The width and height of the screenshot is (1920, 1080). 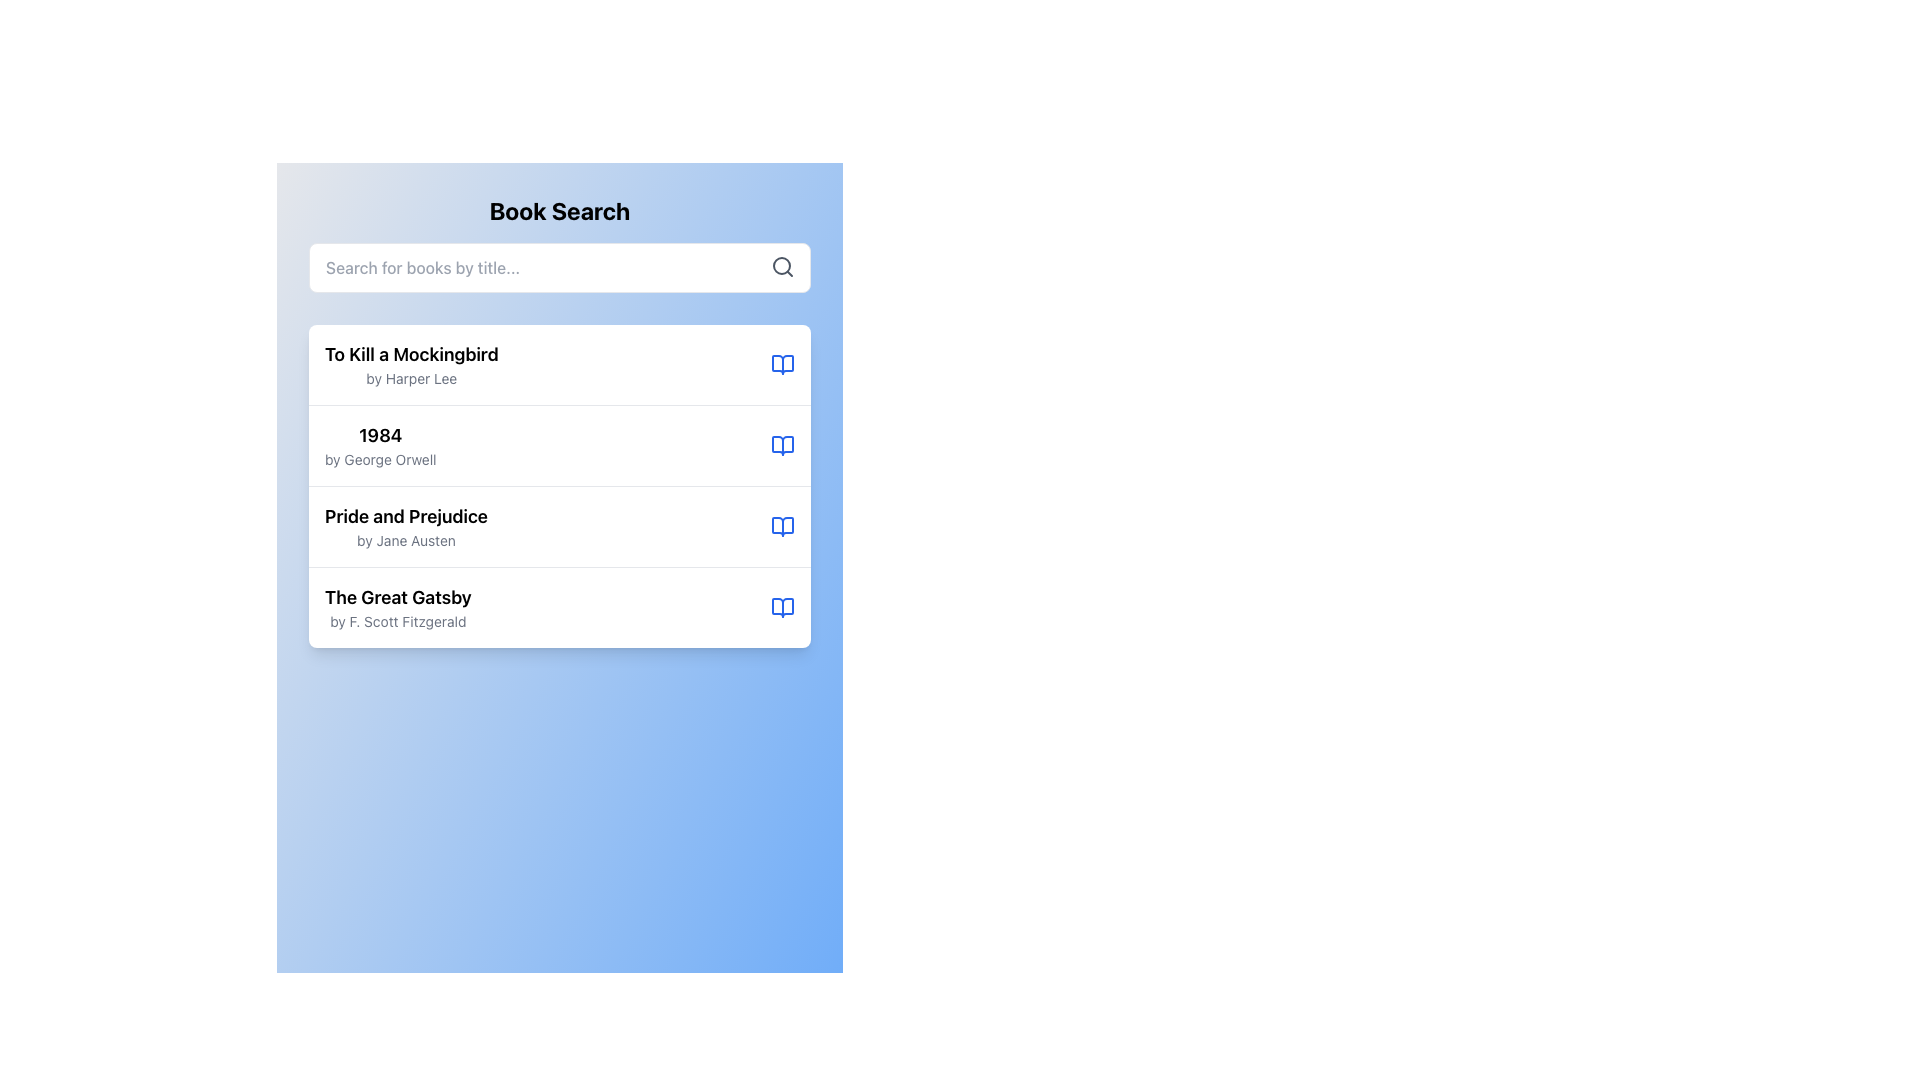 I want to click on the first list item displaying 'To Kill a Mockingbird', so click(x=560, y=365).